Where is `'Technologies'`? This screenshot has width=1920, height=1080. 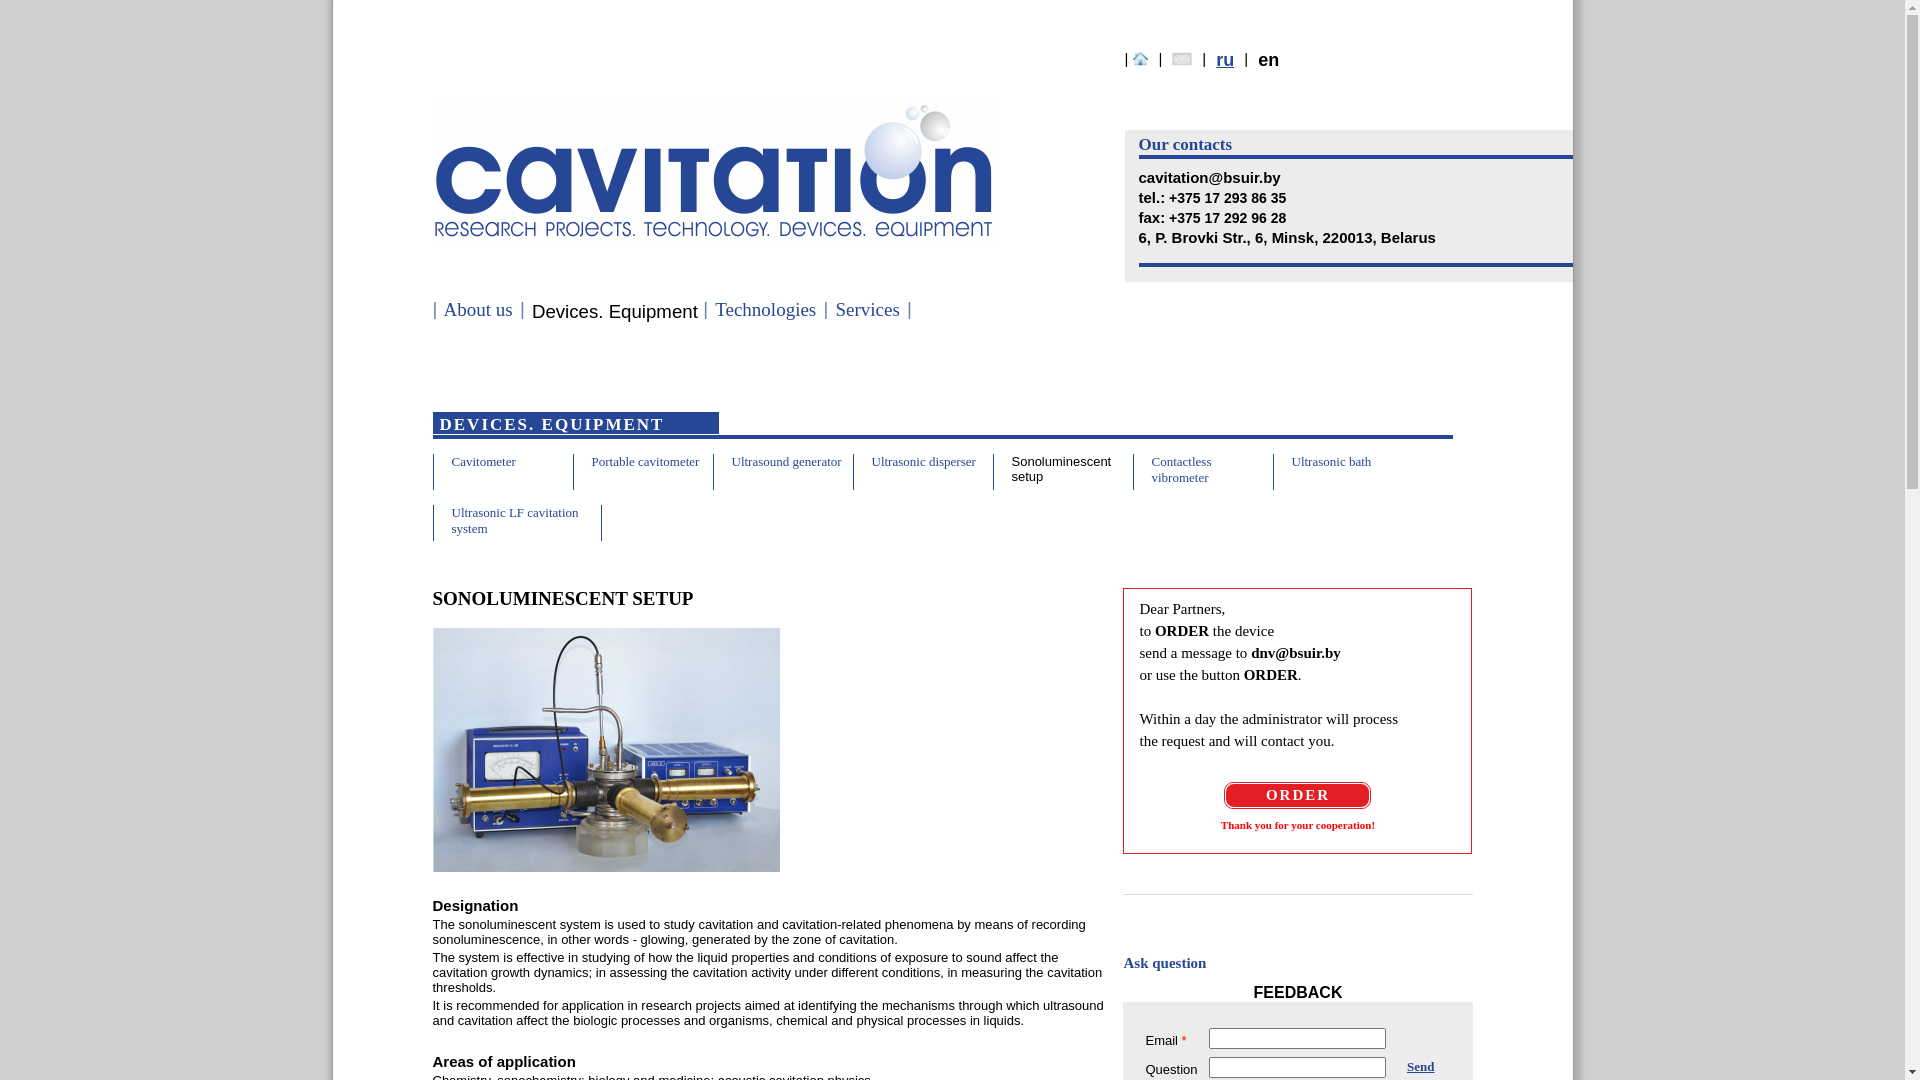 'Technologies' is located at coordinates (715, 309).